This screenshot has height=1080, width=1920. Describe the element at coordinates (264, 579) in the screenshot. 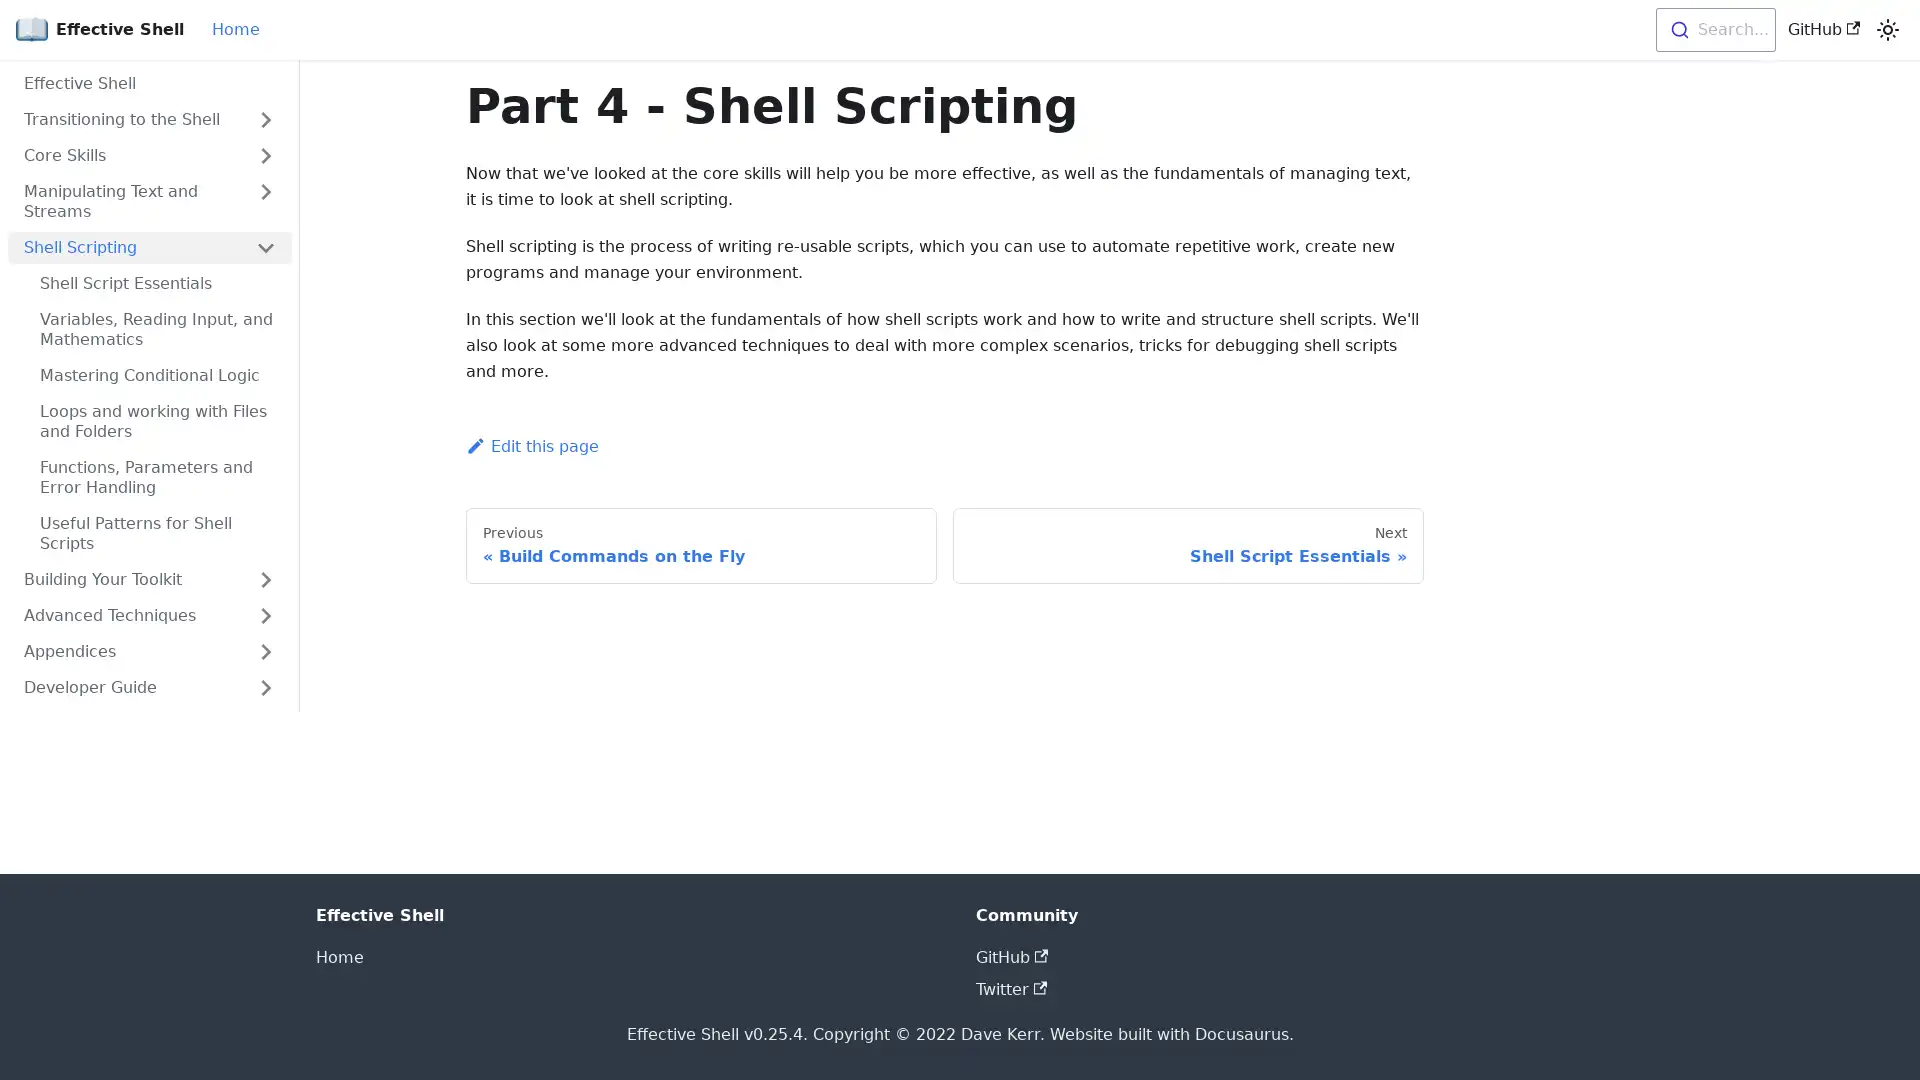

I see `Toggle the collapsible sidebar category 'Building Your Toolkit'` at that location.